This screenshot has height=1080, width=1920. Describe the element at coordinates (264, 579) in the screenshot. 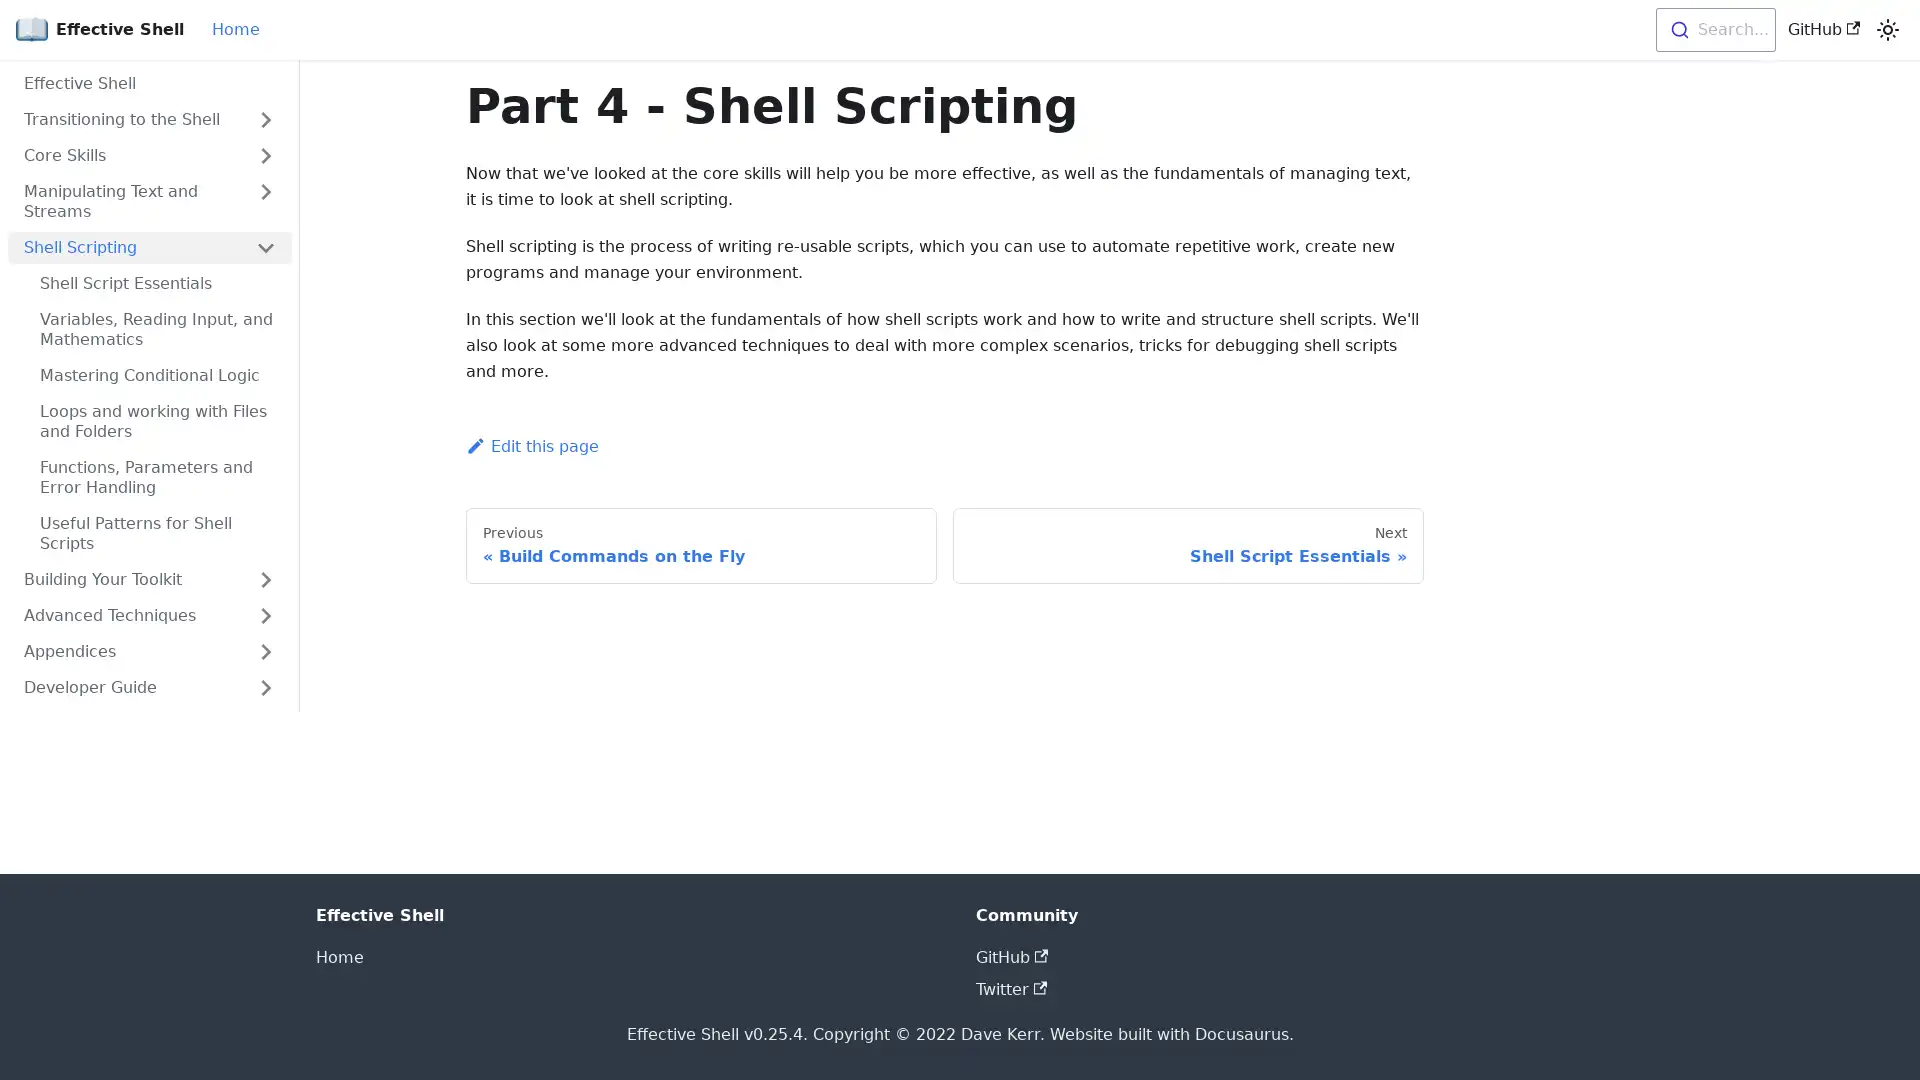

I see `Toggle the collapsible sidebar category 'Building Your Toolkit'` at that location.